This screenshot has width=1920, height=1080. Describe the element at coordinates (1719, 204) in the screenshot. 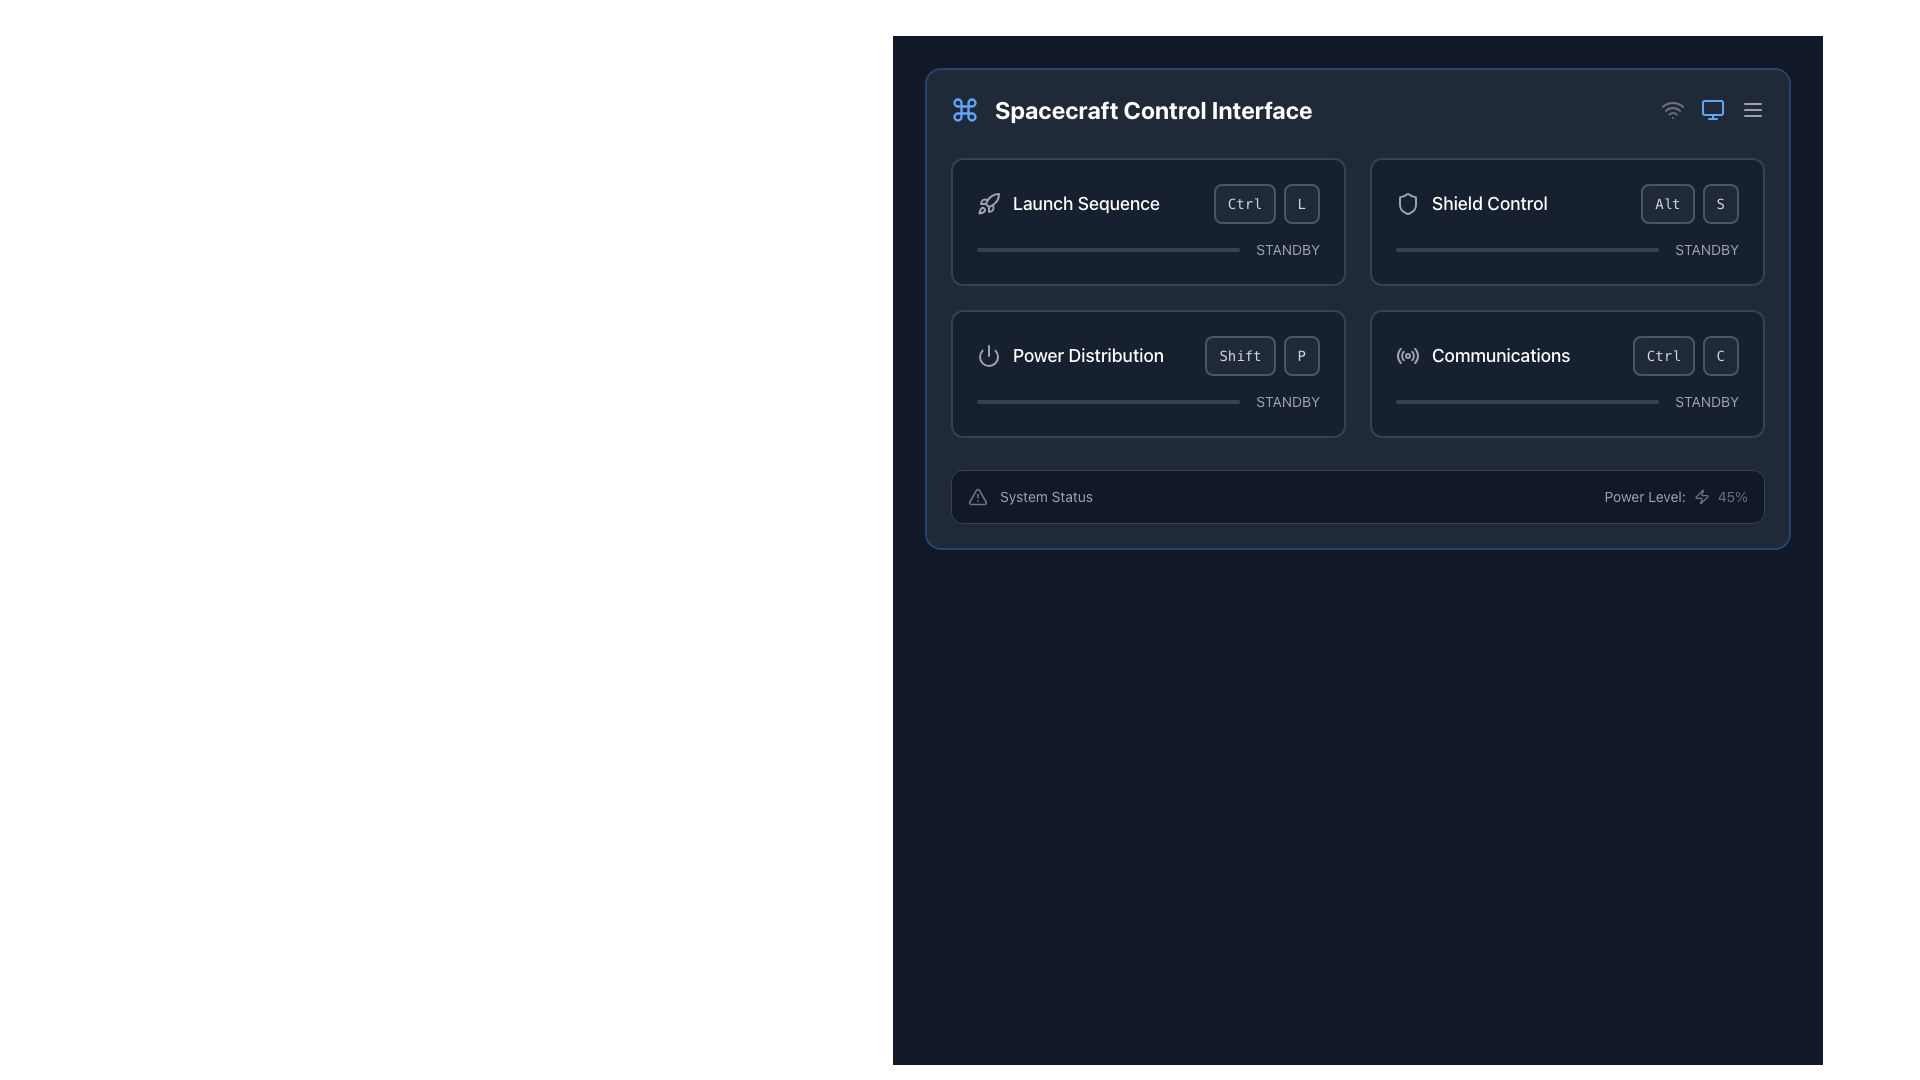

I see `the button representing the shorthand key 'S' for the 'Shield Control' functionality located in the top-right quadrant of the panel` at that location.